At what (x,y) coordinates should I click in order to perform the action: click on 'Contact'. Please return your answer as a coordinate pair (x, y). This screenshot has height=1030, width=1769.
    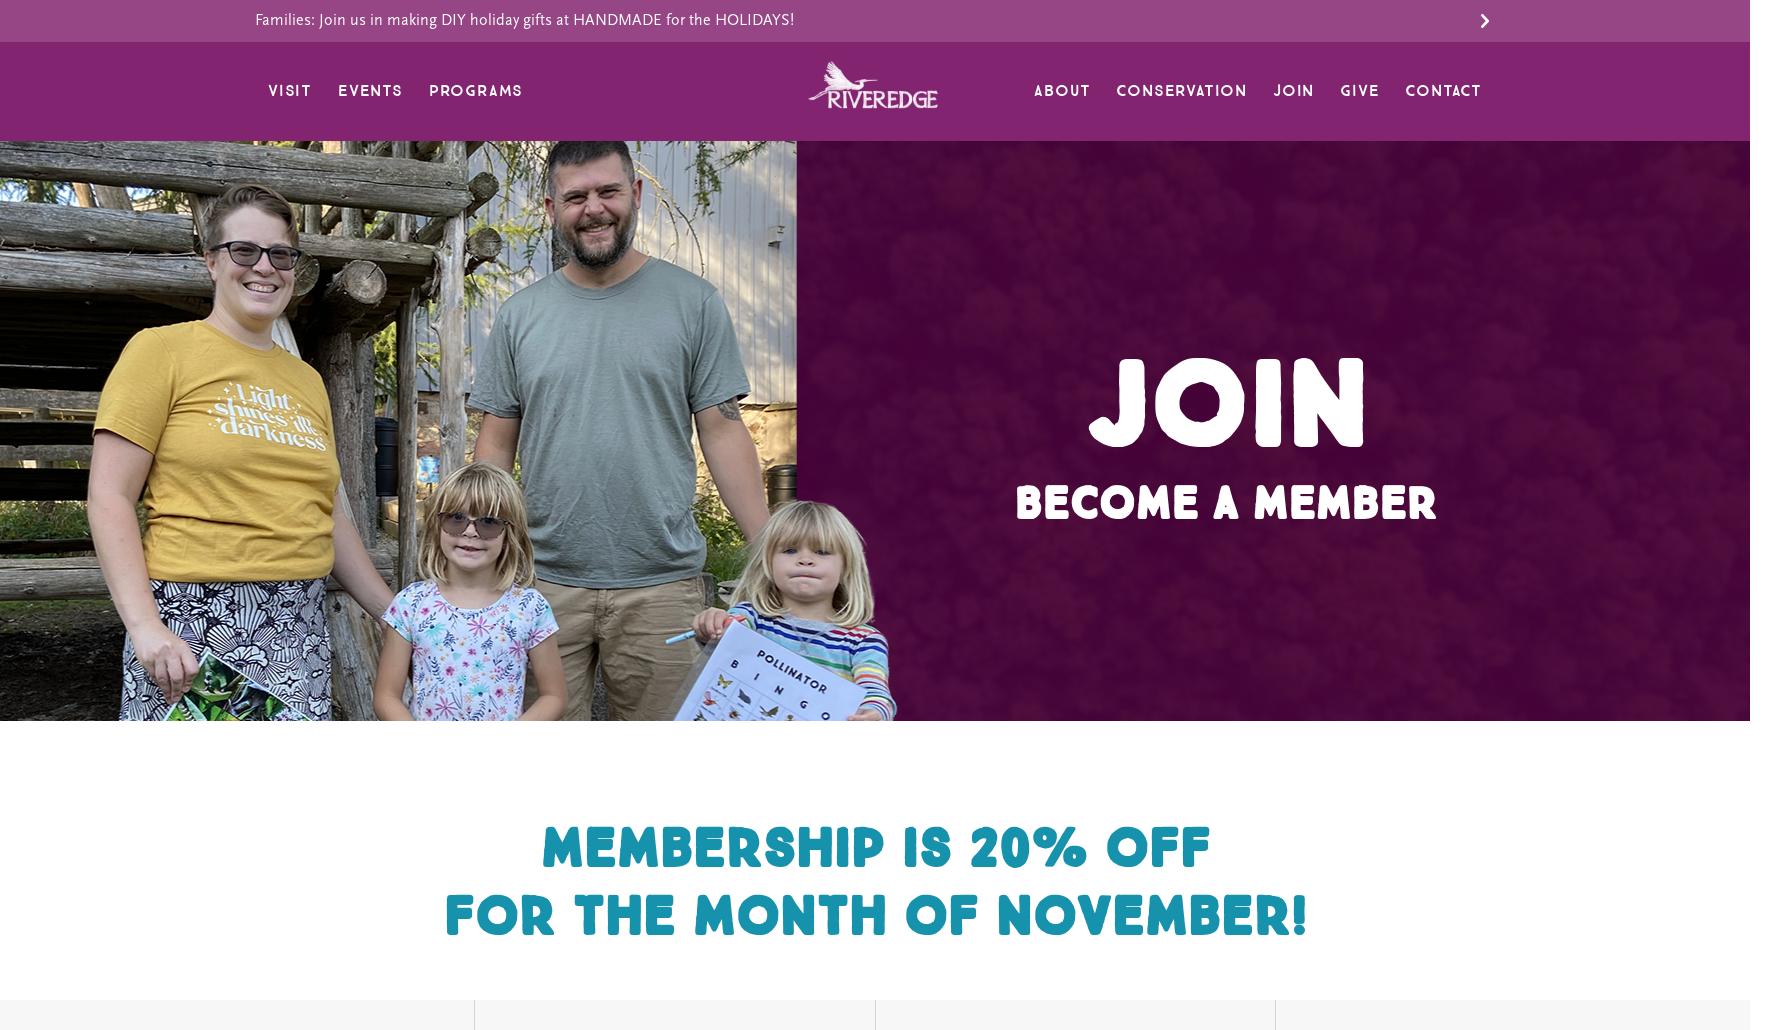
    Looking at the image, I should click on (1442, 90).